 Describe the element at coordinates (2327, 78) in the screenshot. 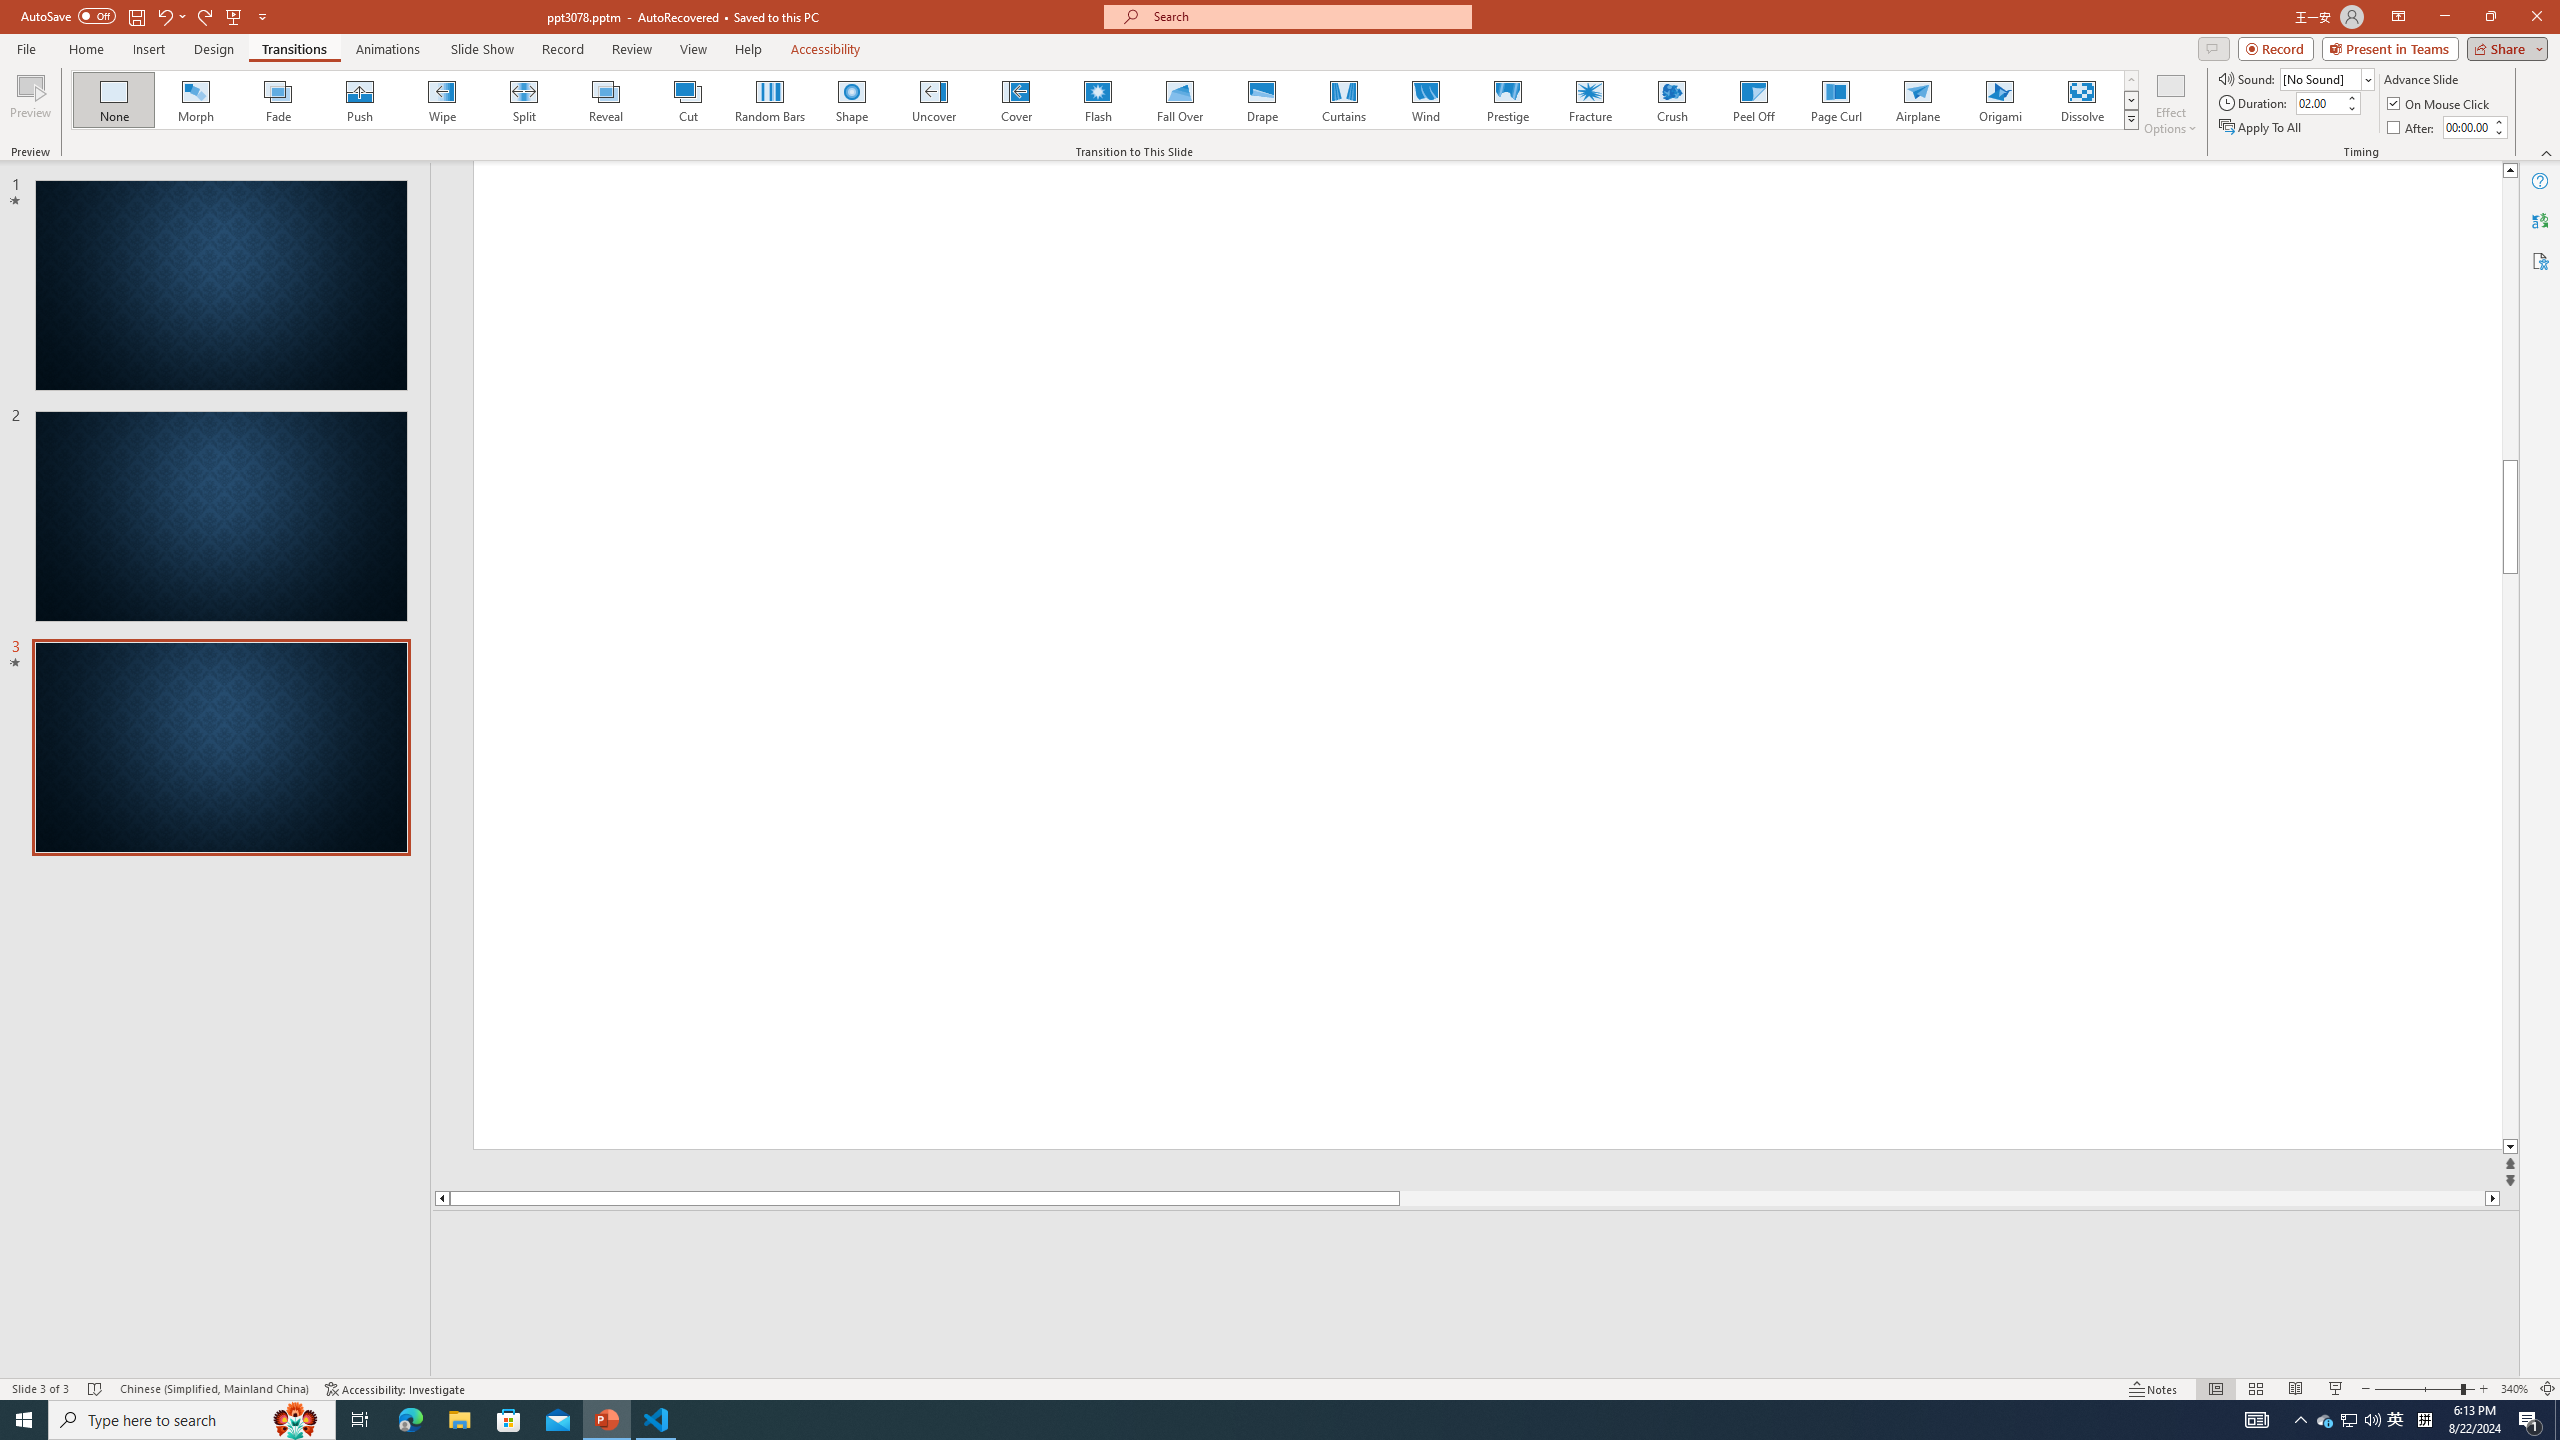

I see `'Sound'` at that location.